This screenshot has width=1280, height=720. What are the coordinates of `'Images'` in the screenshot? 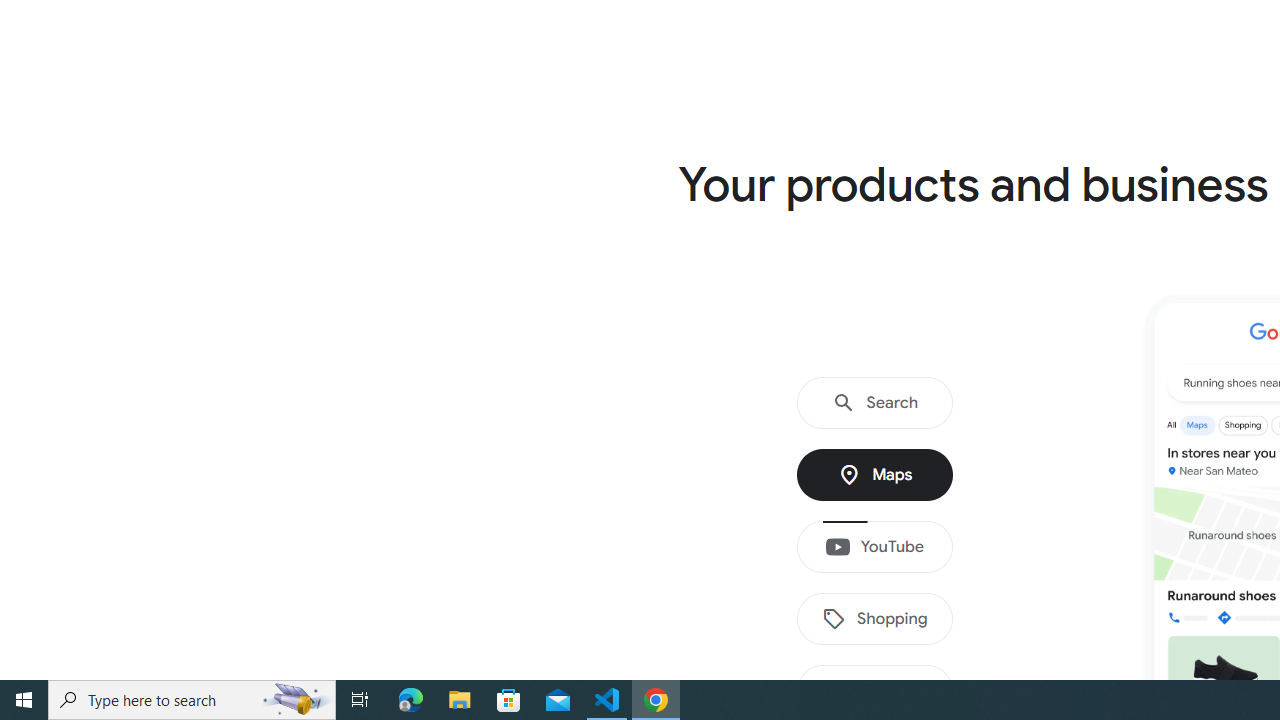 It's located at (875, 690).